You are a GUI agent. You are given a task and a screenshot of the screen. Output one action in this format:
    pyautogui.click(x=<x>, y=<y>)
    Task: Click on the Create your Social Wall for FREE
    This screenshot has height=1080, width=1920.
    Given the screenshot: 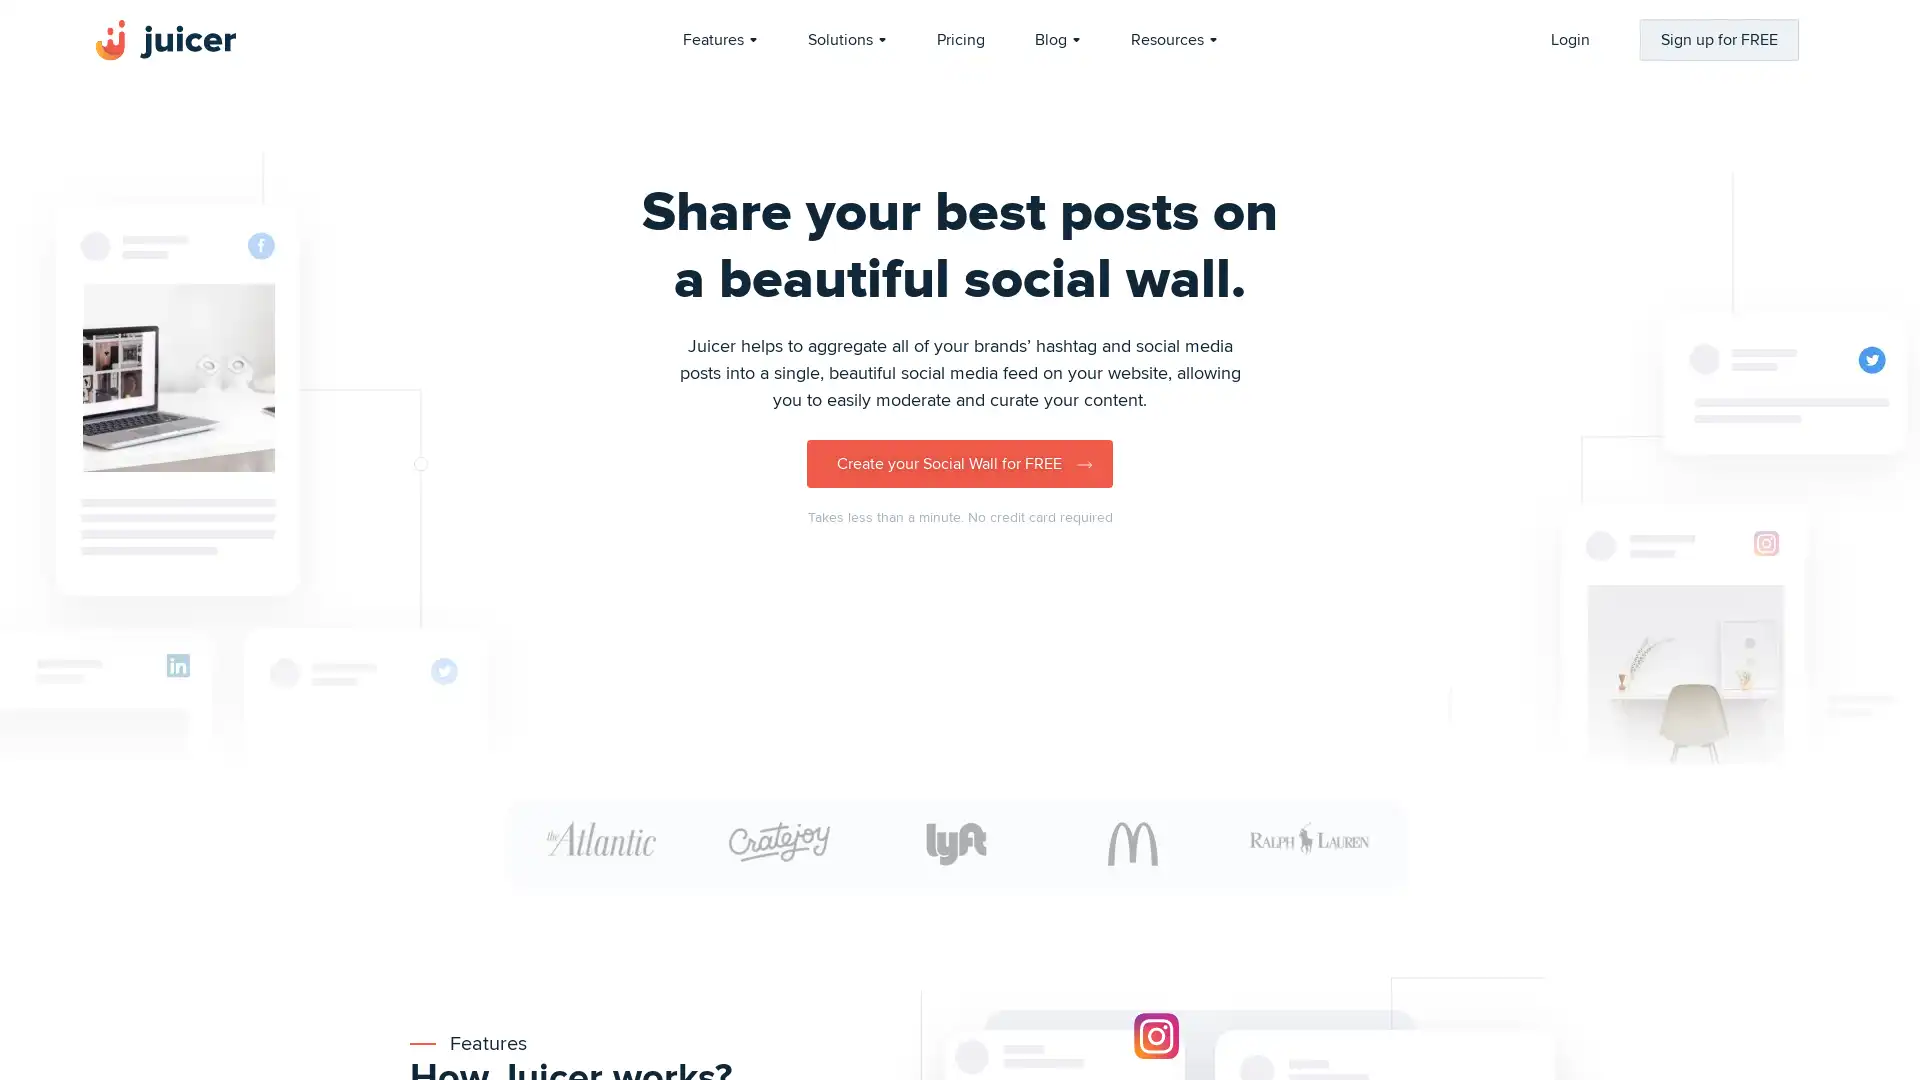 What is the action you would take?
    pyautogui.click(x=960, y=463)
    